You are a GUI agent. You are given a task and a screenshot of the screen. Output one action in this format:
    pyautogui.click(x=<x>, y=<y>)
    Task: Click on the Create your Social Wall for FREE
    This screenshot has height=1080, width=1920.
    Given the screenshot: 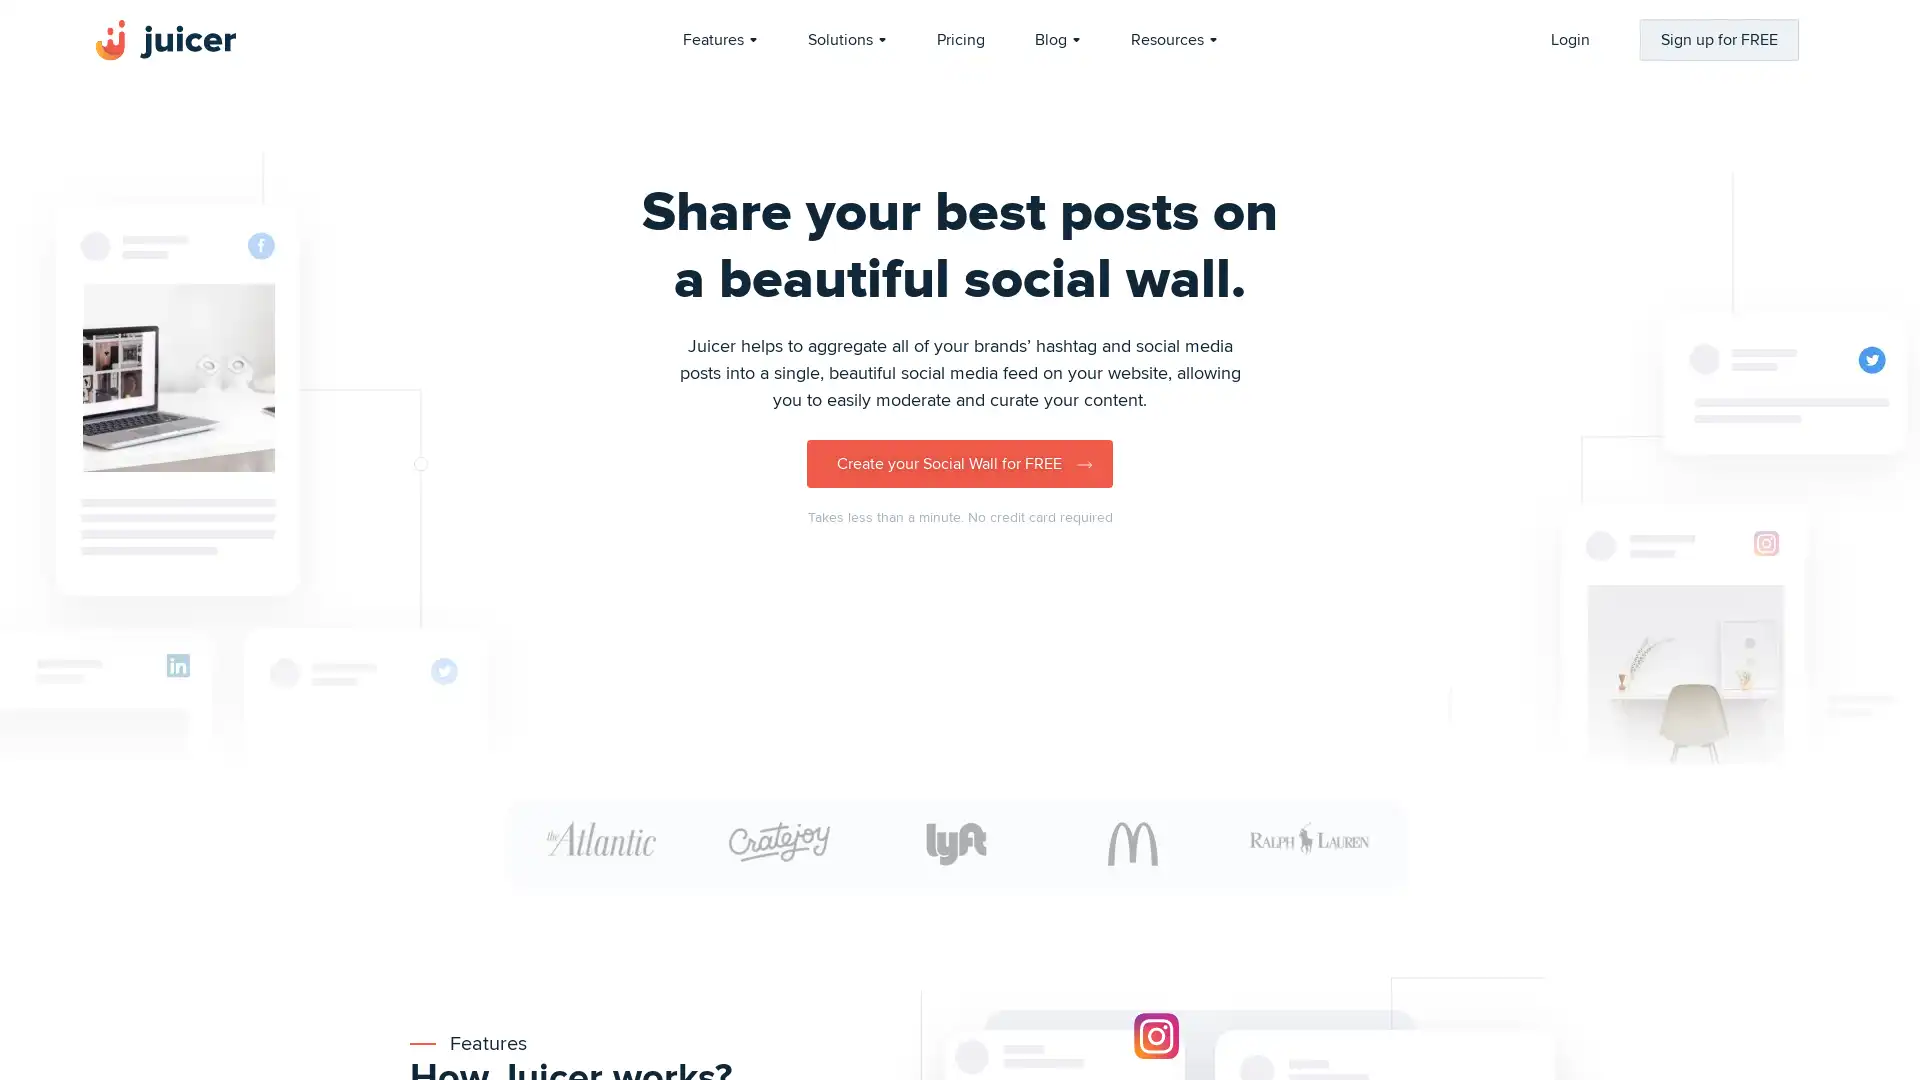 What is the action you would take?
    pyautogui.click(x=960, y=463)
    